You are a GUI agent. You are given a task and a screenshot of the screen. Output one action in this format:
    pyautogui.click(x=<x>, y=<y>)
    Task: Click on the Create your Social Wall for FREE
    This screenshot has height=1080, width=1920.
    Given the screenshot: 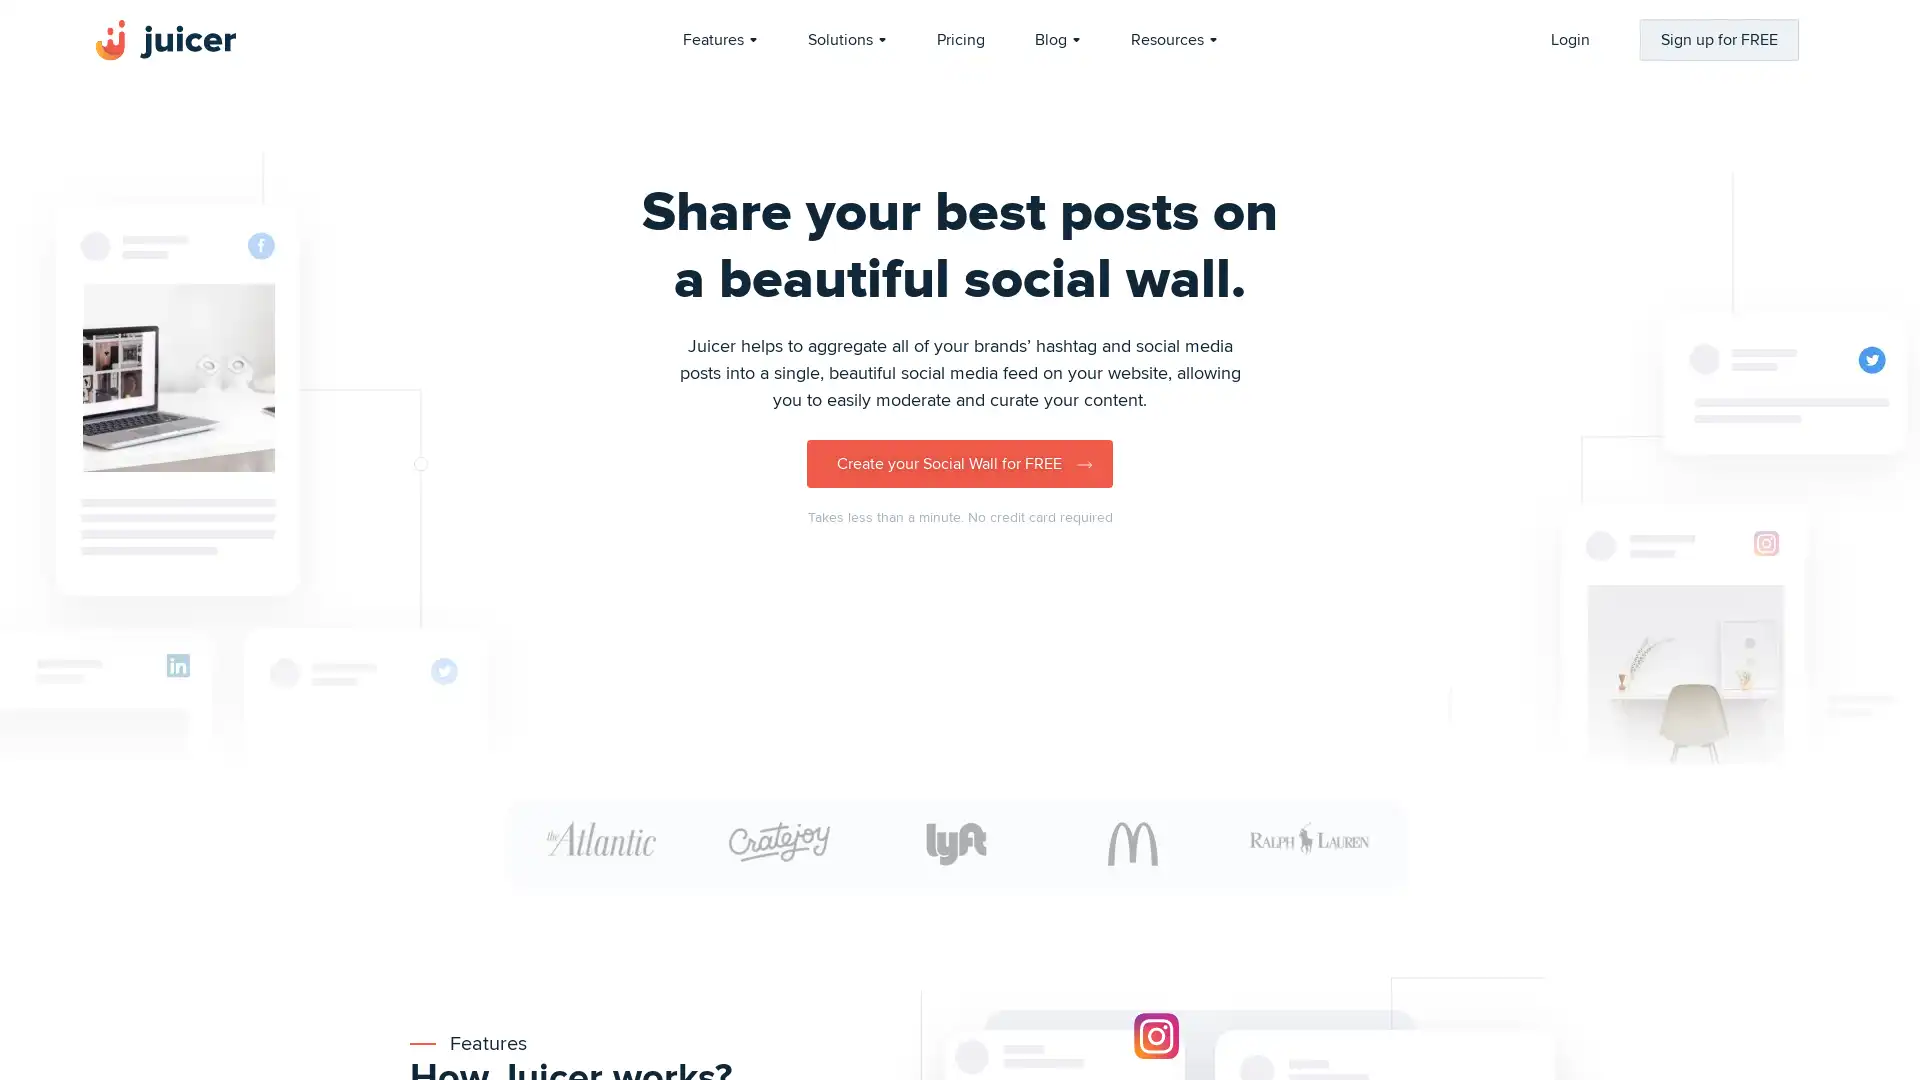 What is the action you would take?
    pyautogui.click(x=960, y=463)
    